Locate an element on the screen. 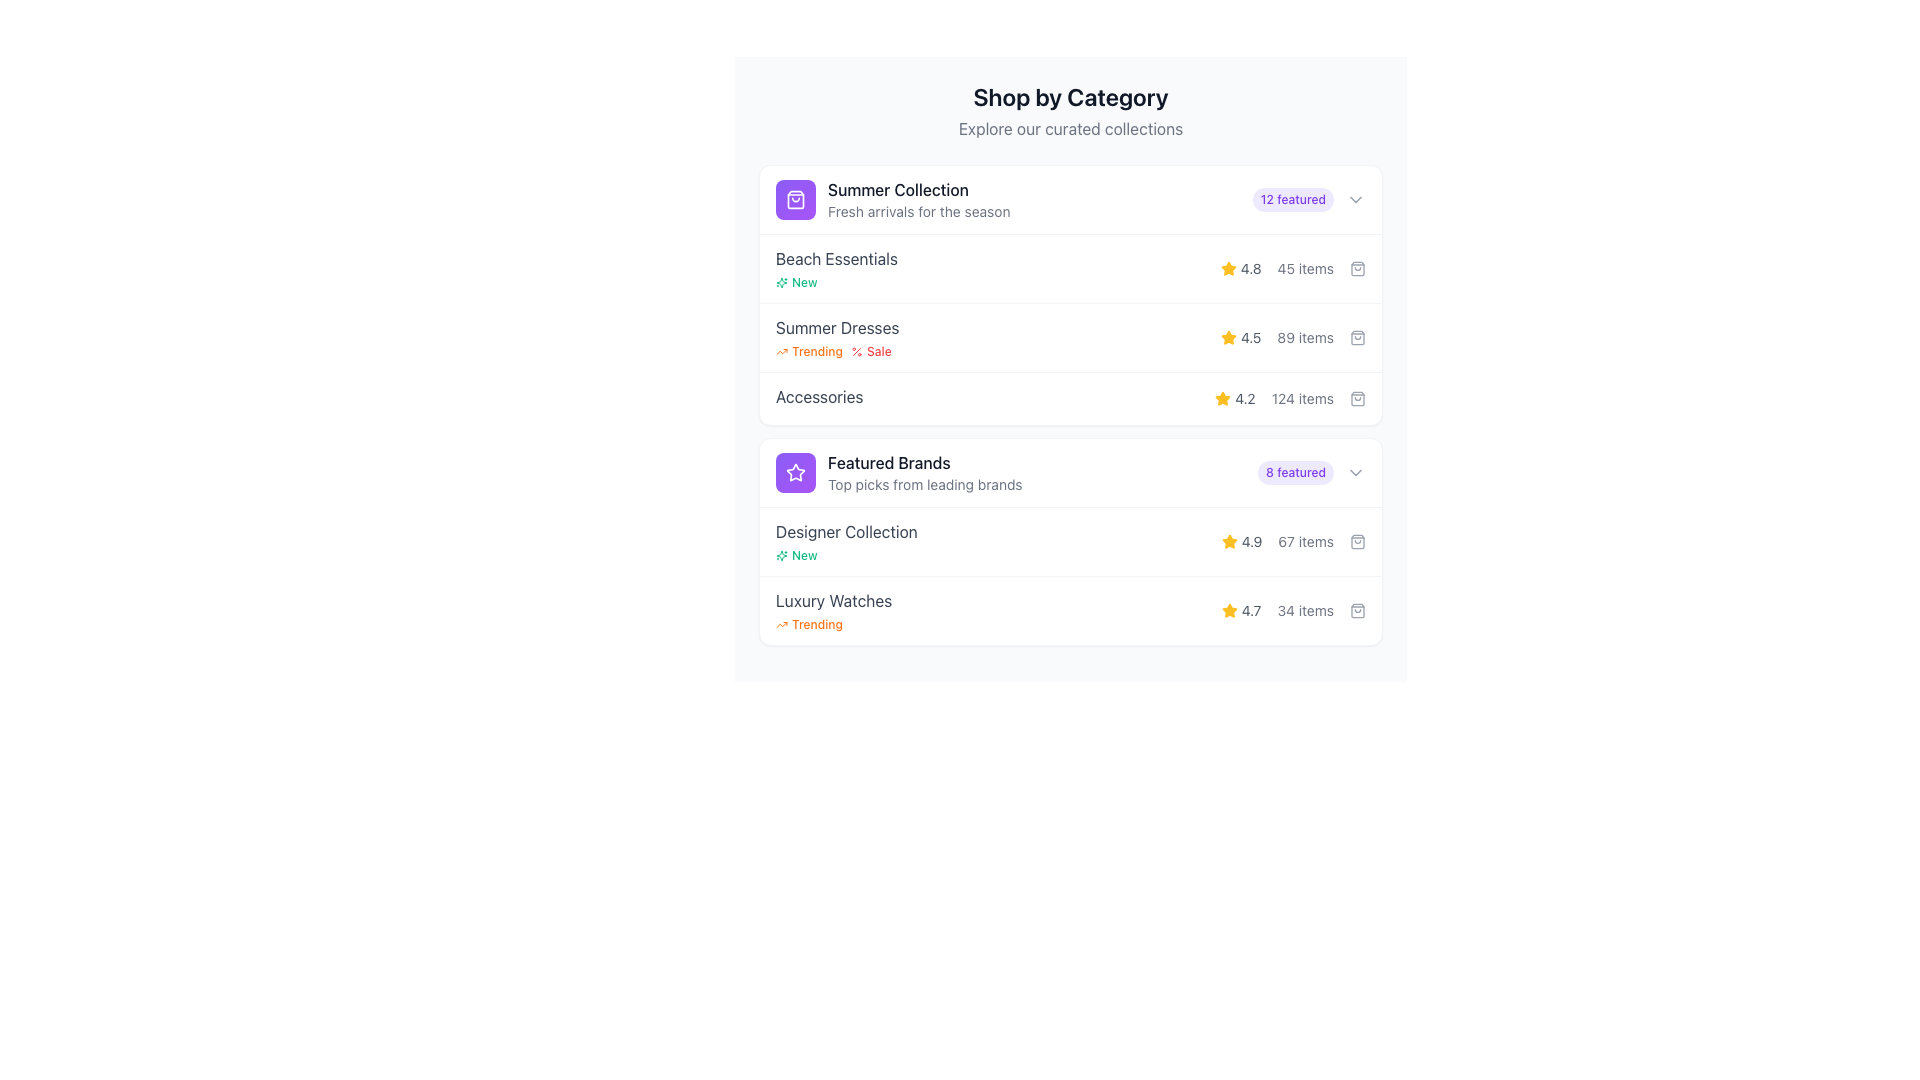 Image resolution: width=1920 pixels, height=1080 pixels. the icon representing the 'Summer Collection' category, located next to the text 'Summer Collection' and 'Fresh arrivals for the season' is located at coordinates (795, 200).